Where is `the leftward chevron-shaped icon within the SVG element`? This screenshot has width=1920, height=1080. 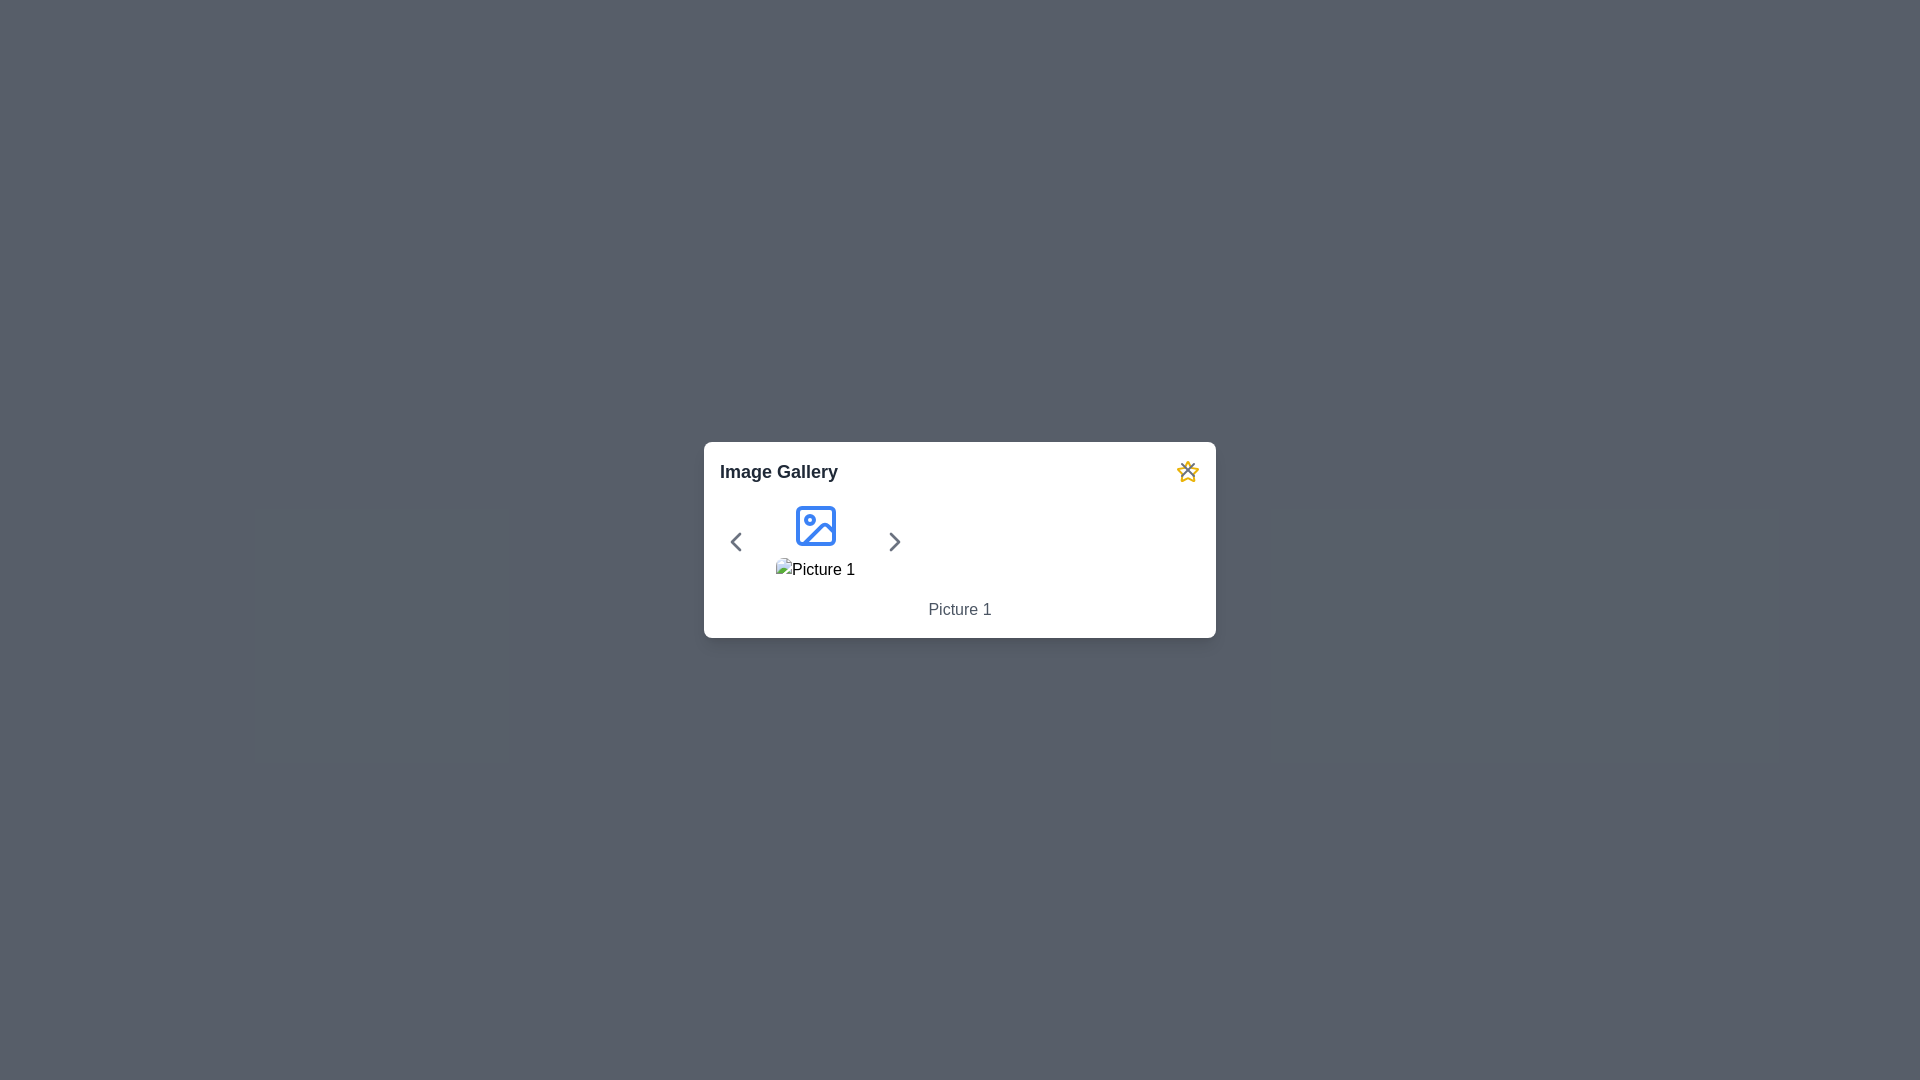
the leftward chevron-shaped icon within the SVG element is located at coordinates (734, 542).